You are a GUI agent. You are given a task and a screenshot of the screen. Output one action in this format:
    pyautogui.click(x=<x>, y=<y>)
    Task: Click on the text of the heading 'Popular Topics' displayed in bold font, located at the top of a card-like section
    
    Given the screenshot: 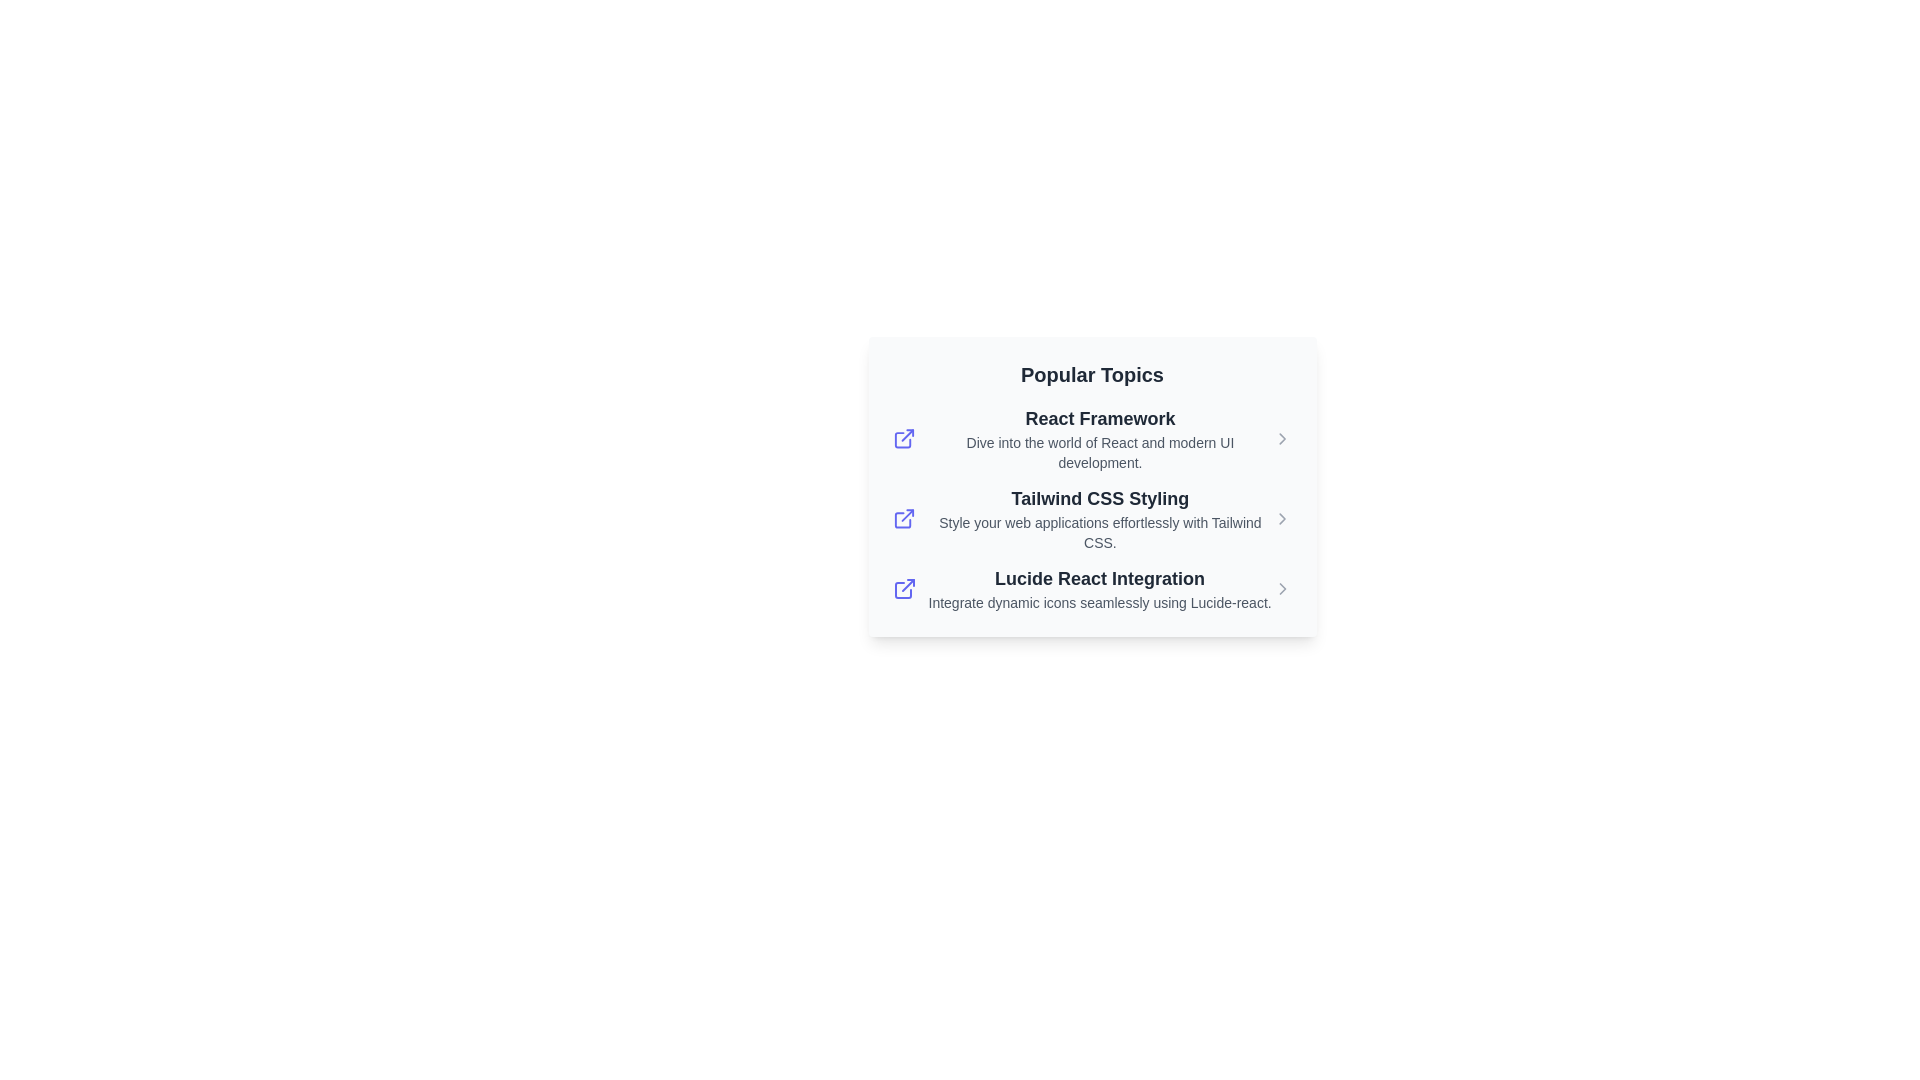 What is the action you would take?
    pyautogui.click(x=1091, y=374)
    